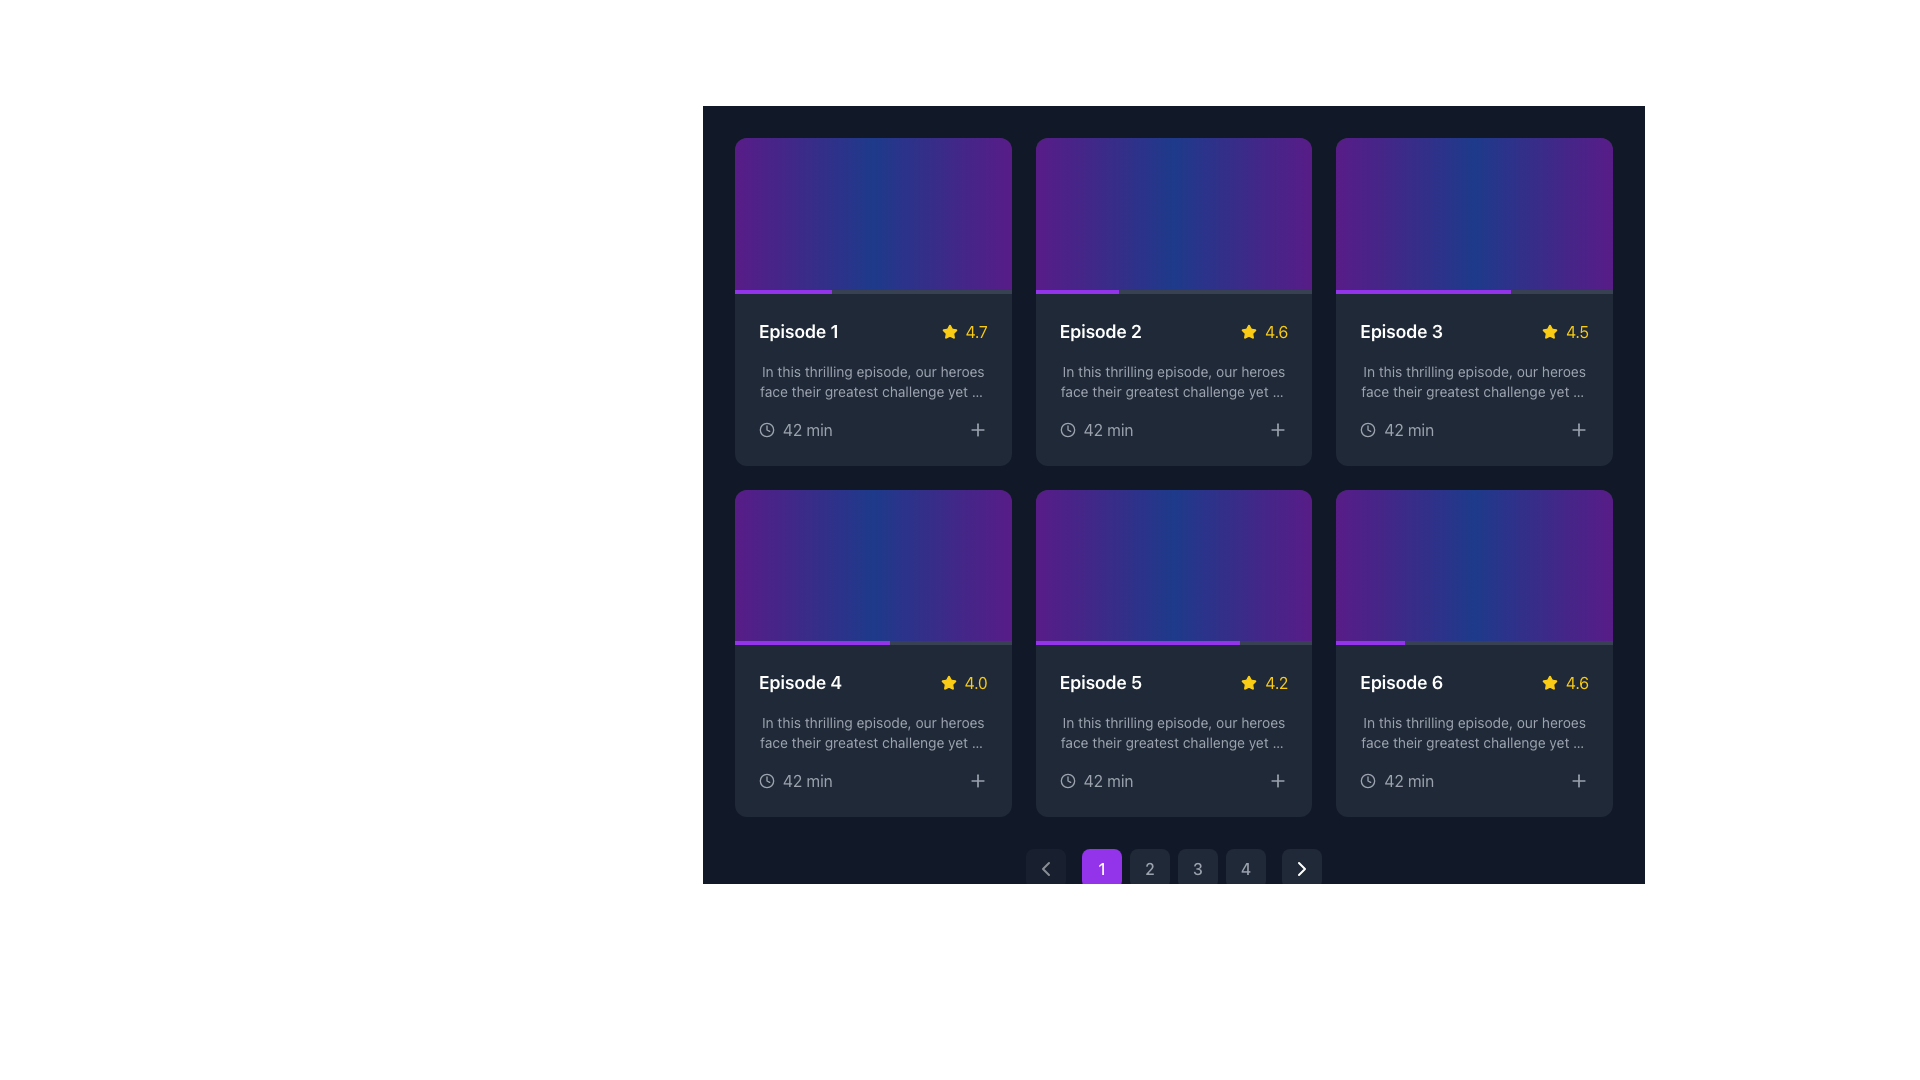  What do you see at coordinates (794, 780) in the screenshot?
I see `the informational label indicating the duration of 'Episode 4', located in the summary section at the bottom-left corner of the card` at bounding box center [794, 780].